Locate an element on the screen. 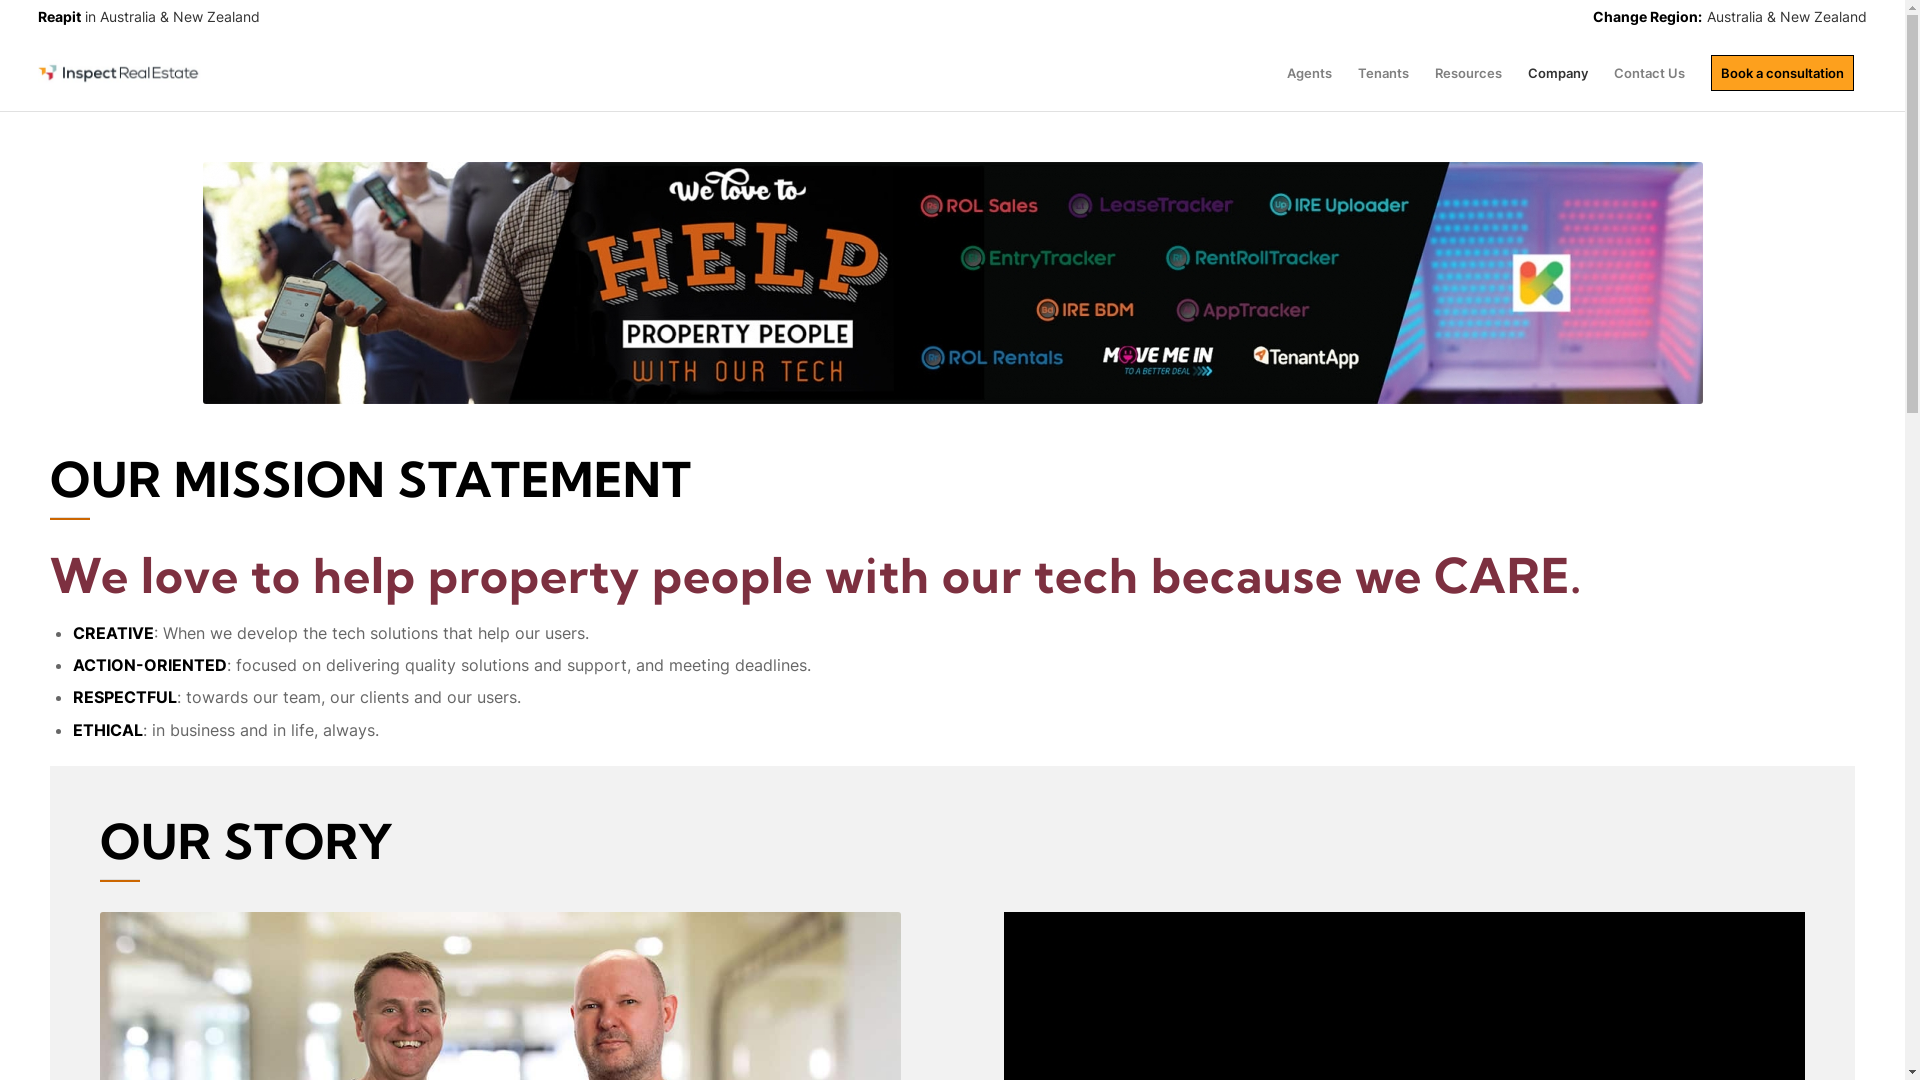  'Company' is located at coordinates (1557, 72).